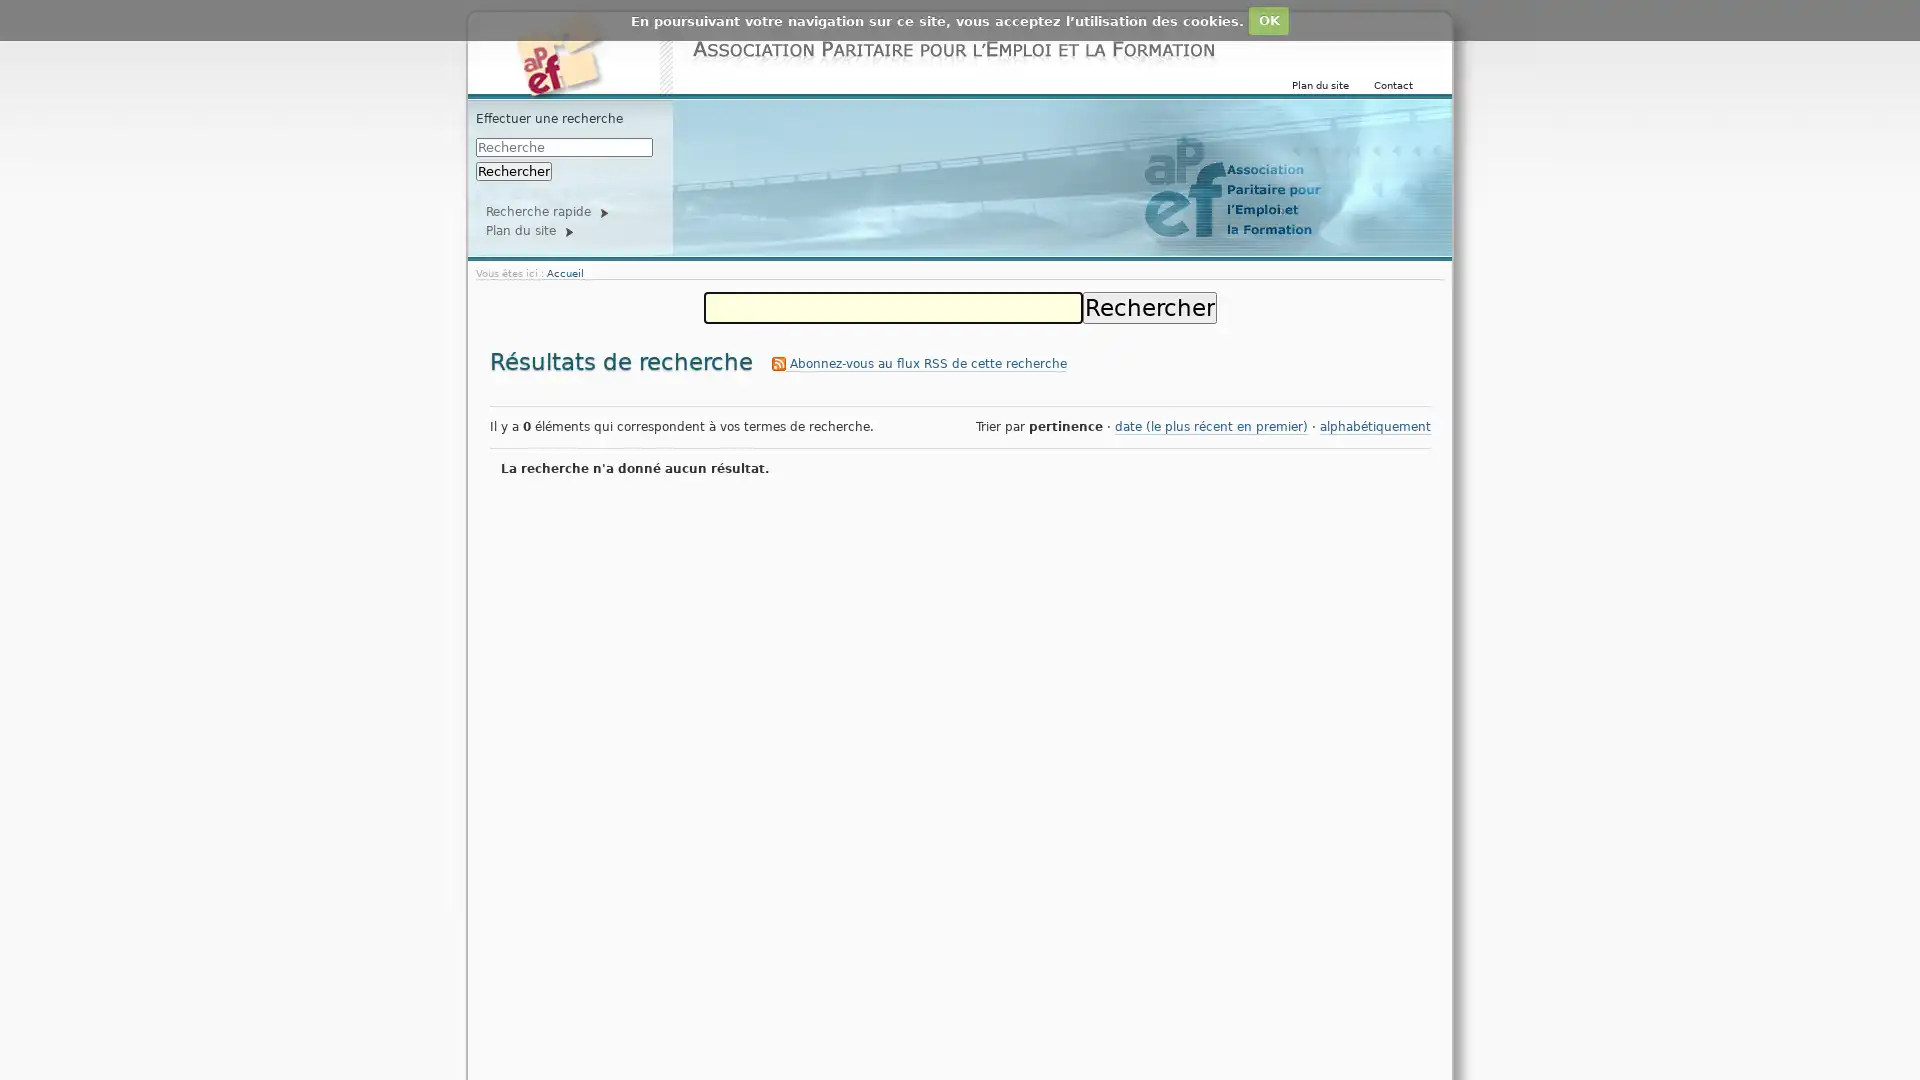 This screenshot has width=1920, height=1080. Describe the element at coordinates (1150, 307) in the screenshot. I see `Rechercher` at that location.